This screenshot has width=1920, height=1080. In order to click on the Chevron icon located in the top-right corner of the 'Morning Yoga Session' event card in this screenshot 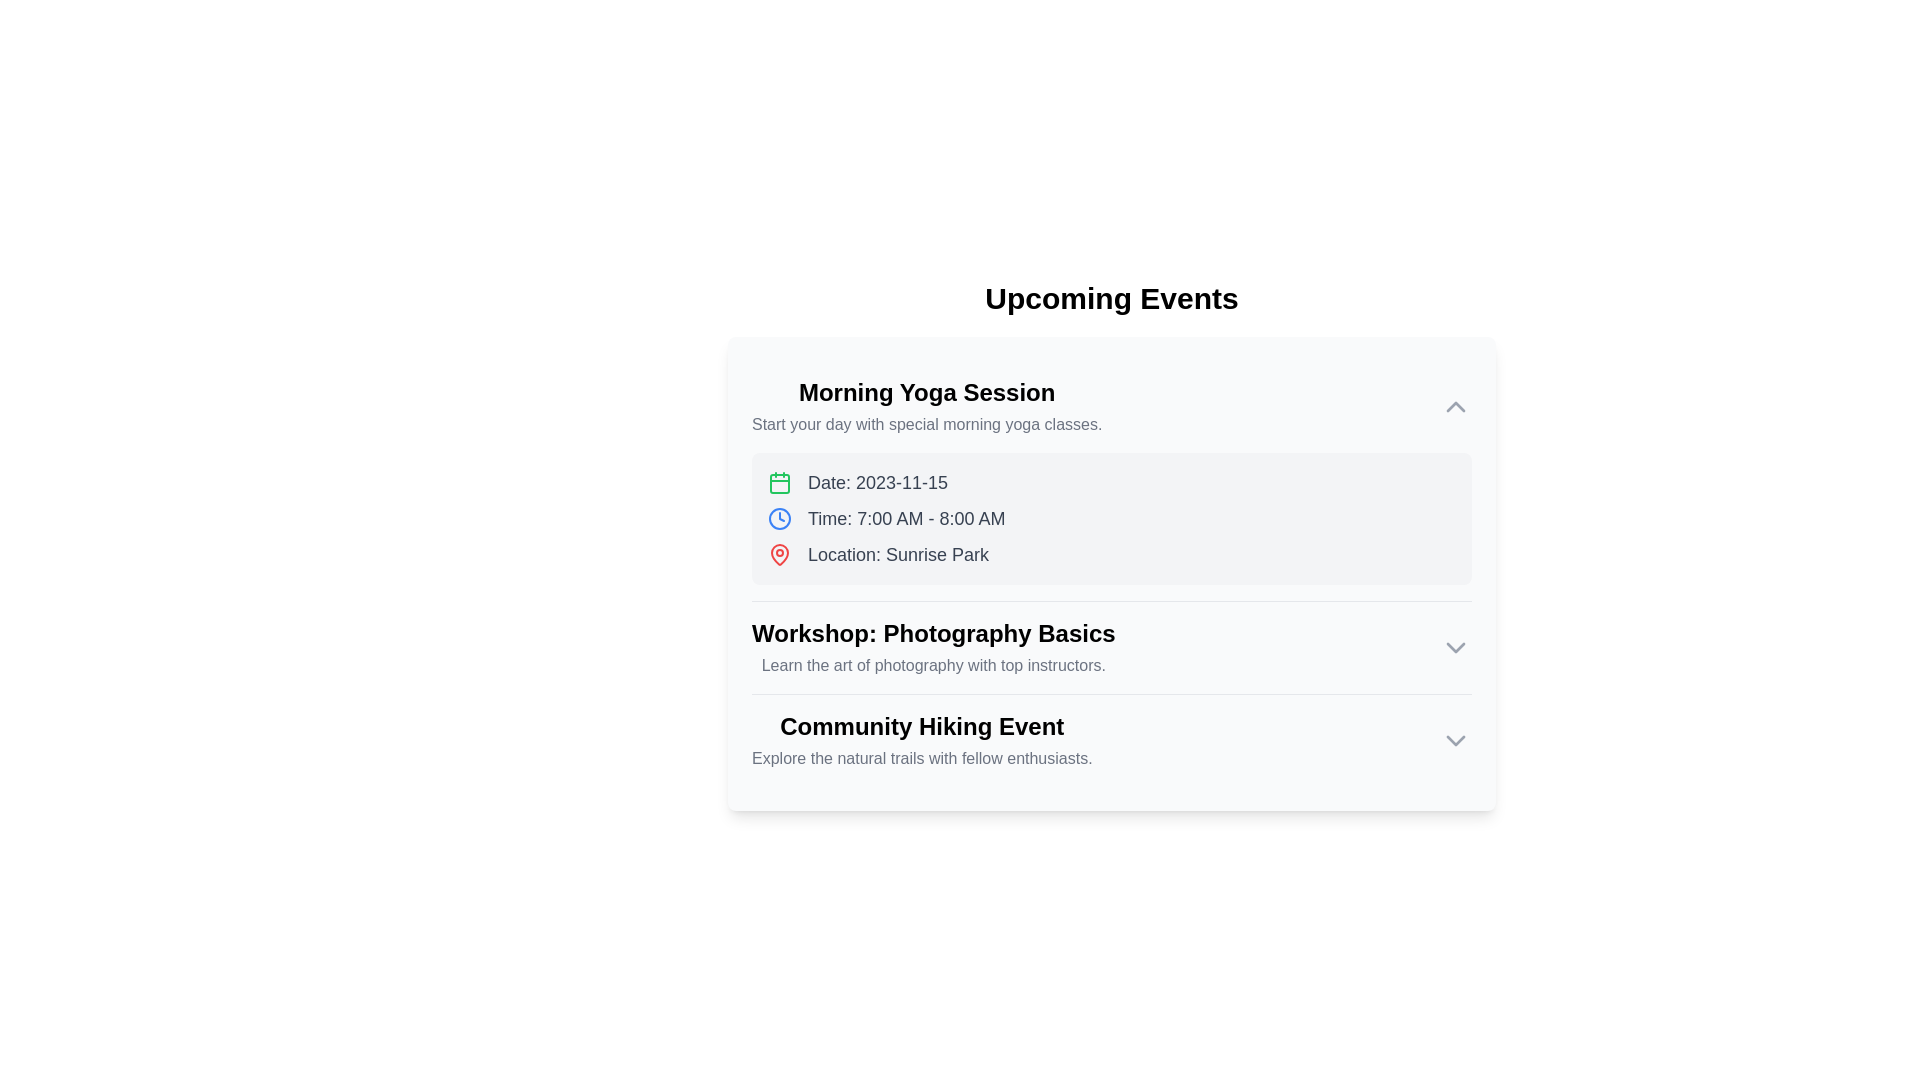, I will do `click(1455, 406)`.